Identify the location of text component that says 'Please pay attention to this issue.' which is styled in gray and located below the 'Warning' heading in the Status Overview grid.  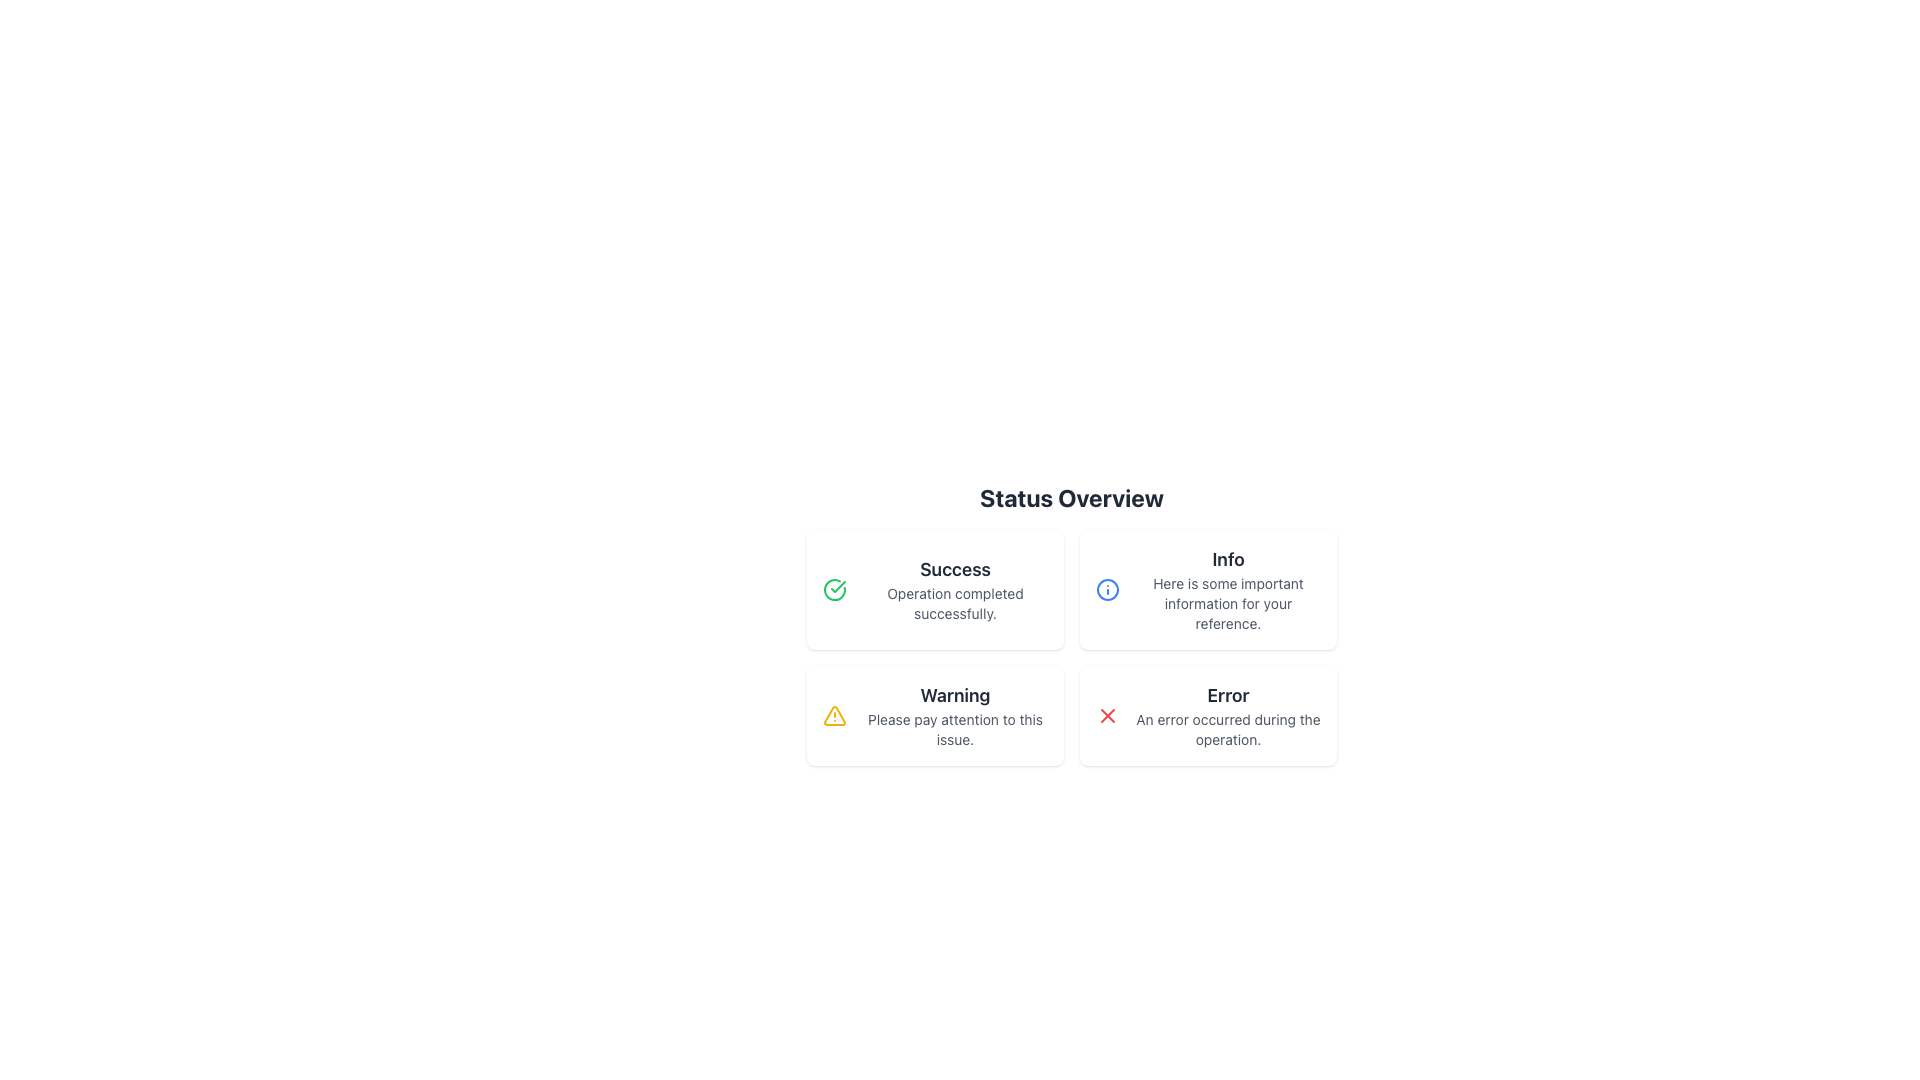
(954, 729).